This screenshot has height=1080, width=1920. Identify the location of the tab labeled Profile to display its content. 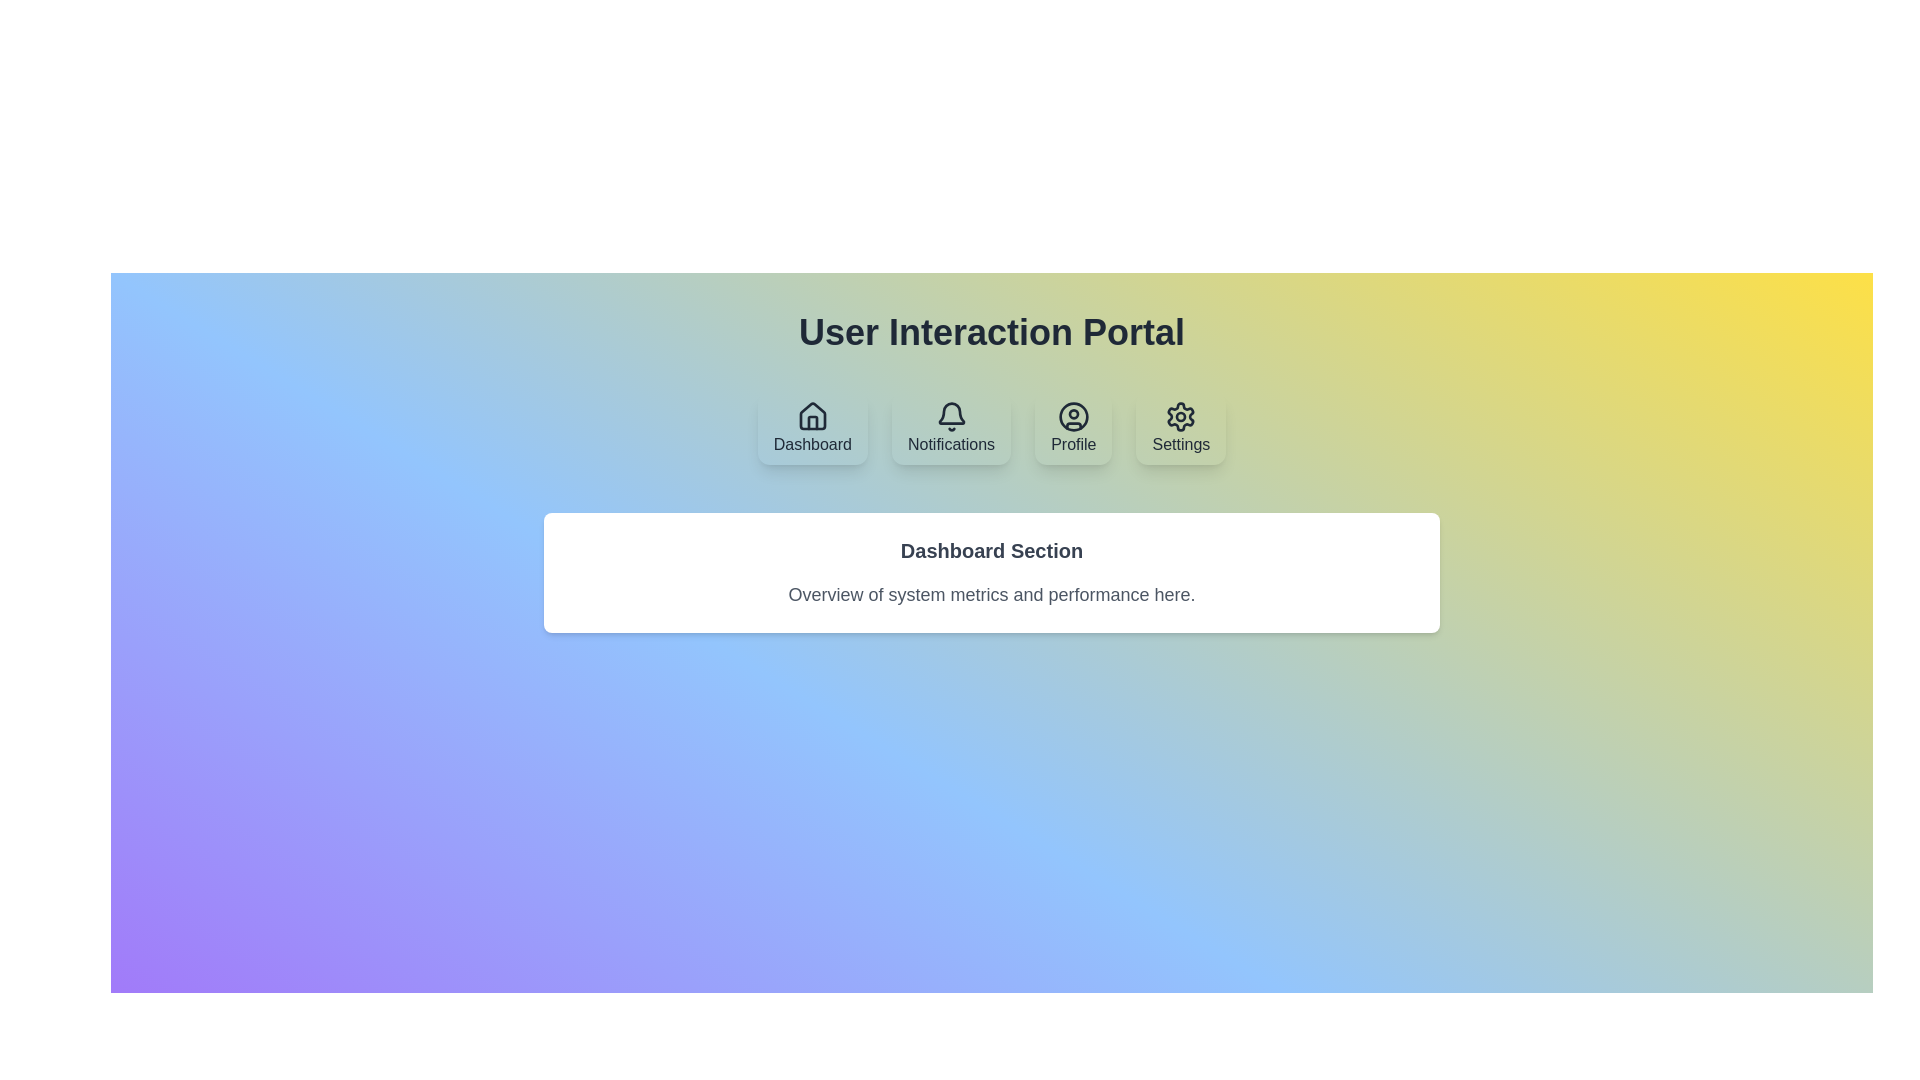
(1072, 427).